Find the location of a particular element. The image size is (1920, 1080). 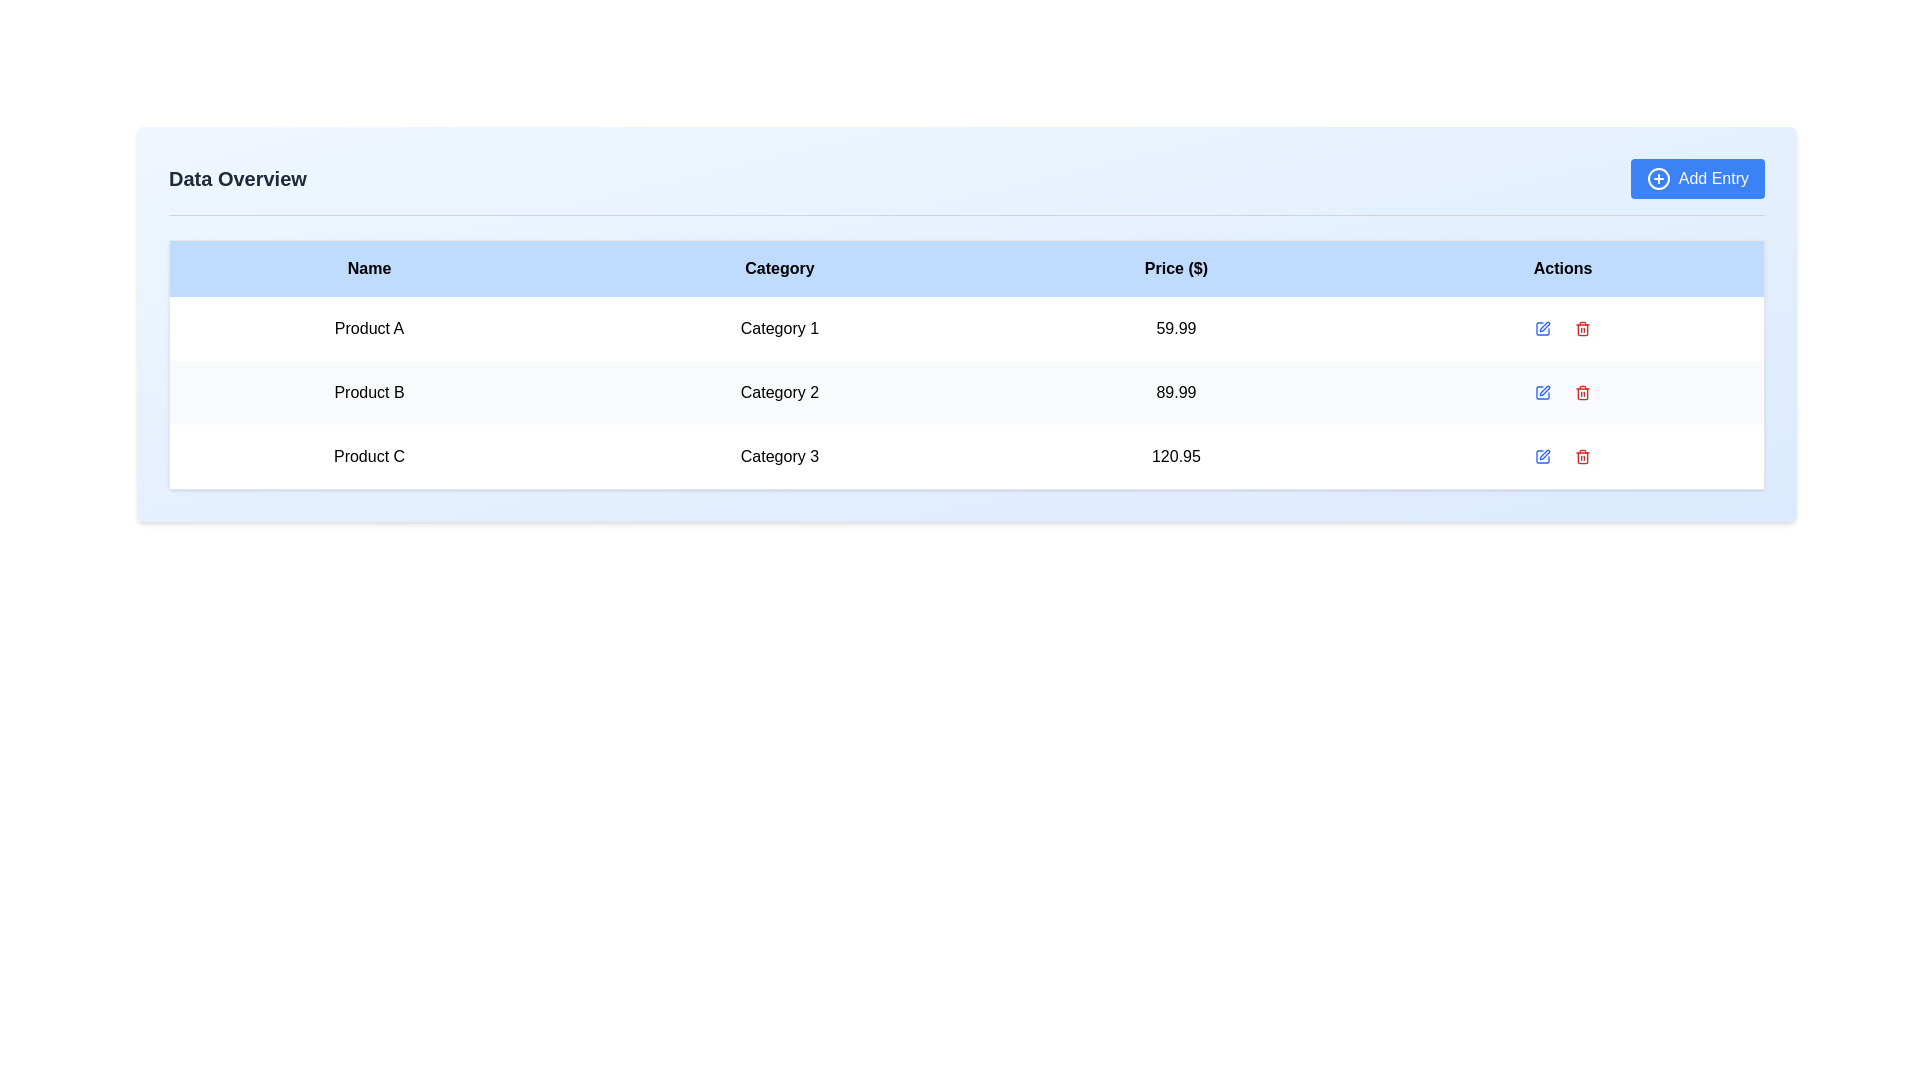

the delete button in the Actions column for 'Product B' is located at coordinates (1582, 327).